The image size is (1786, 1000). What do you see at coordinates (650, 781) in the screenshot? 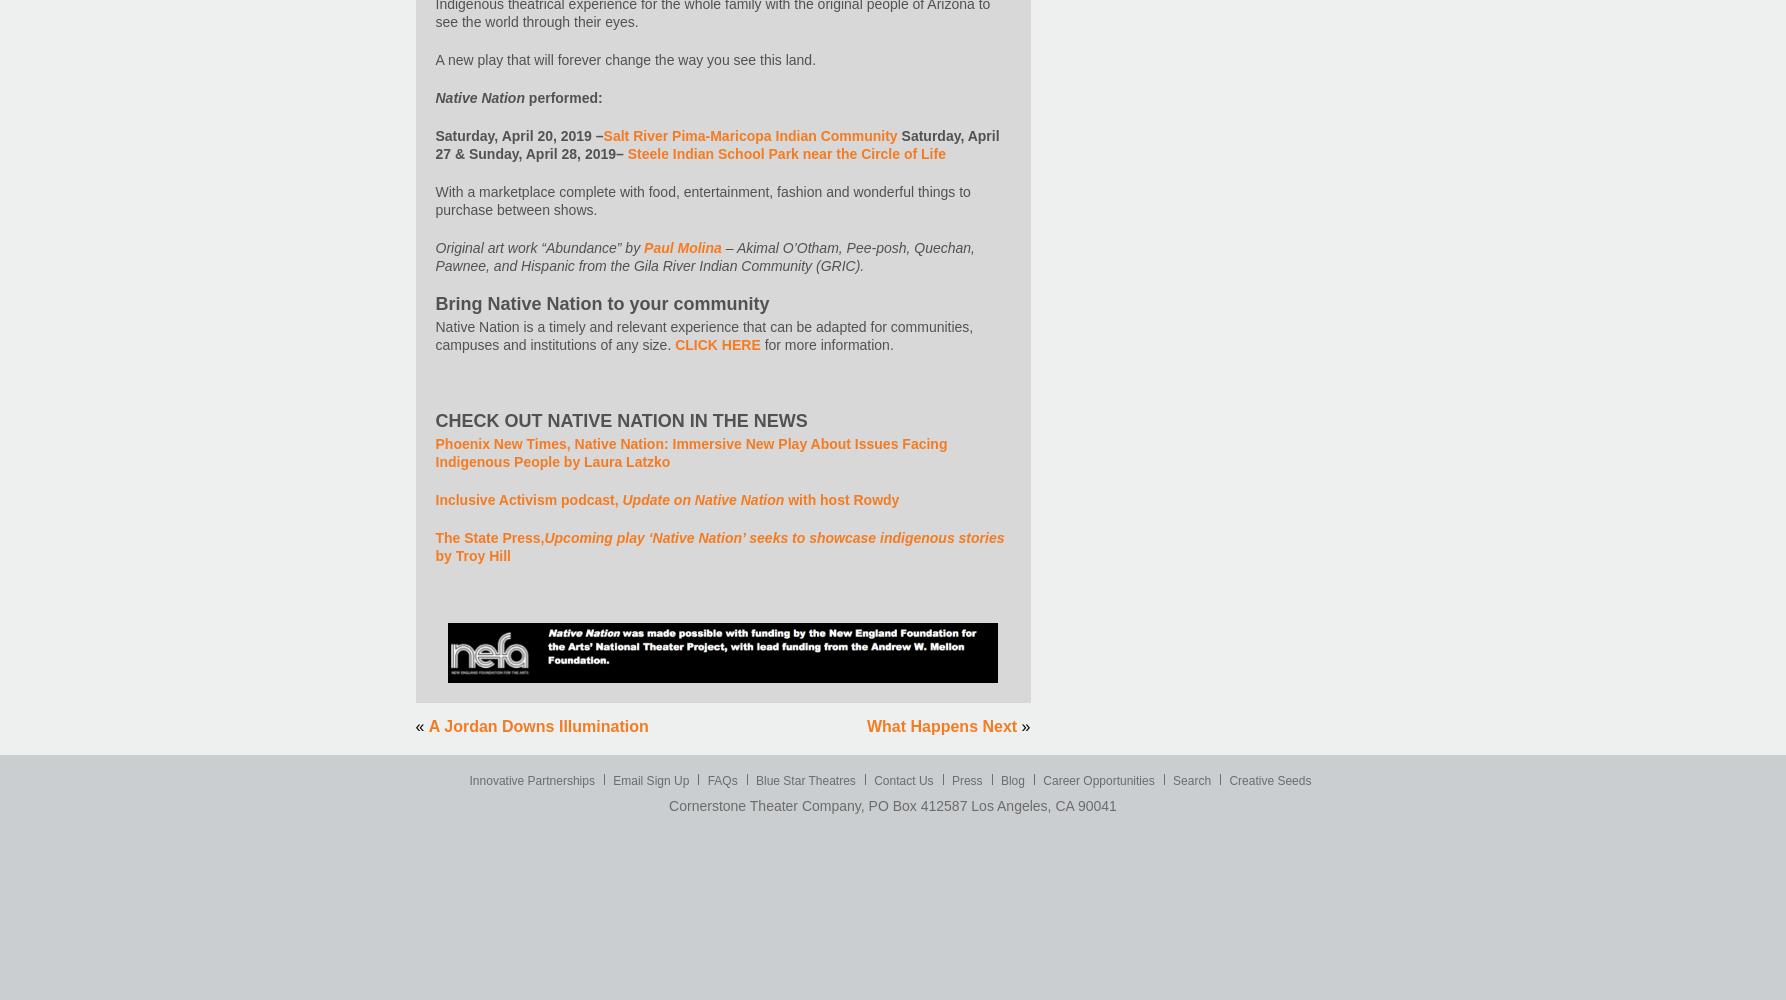
I see `'Email Sign Up'` at bounding box center [650, 781].